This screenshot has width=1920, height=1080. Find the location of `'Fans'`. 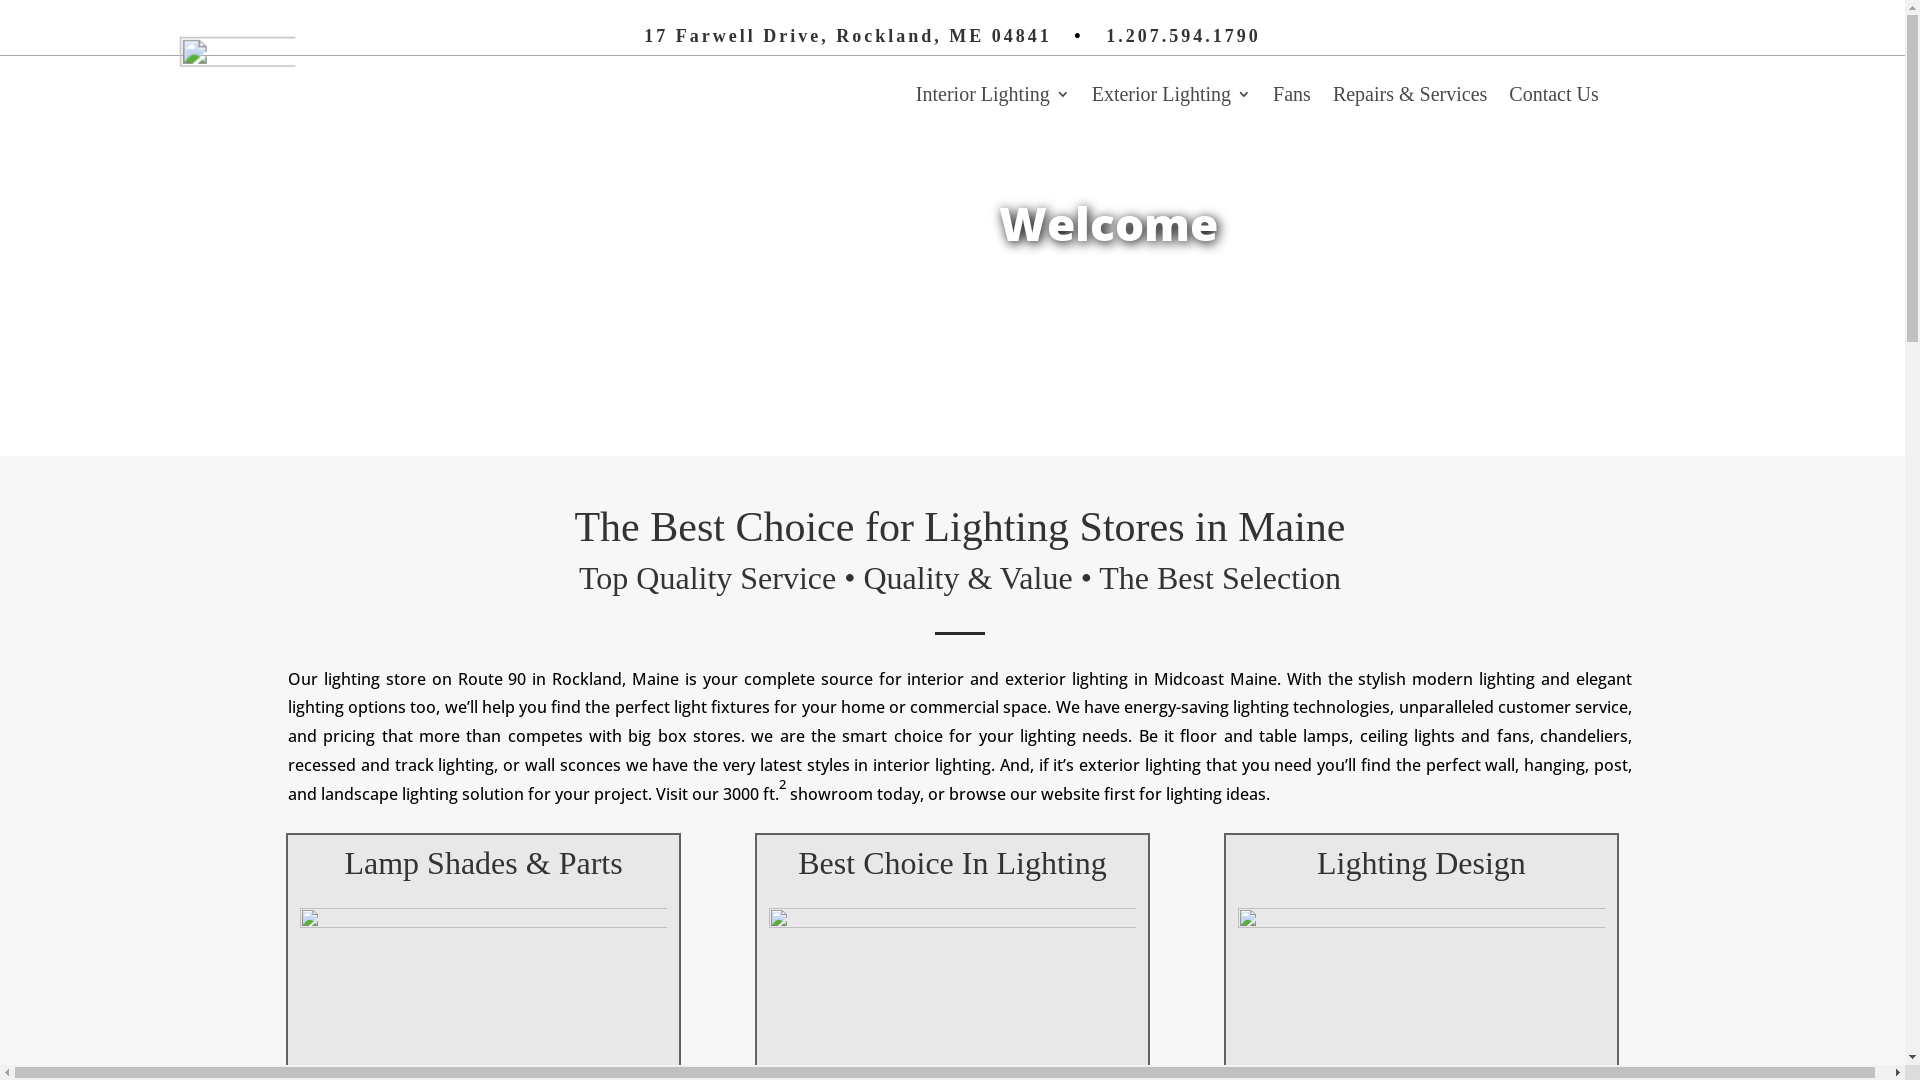

'Fans' is located at coordinates (1271, 97).